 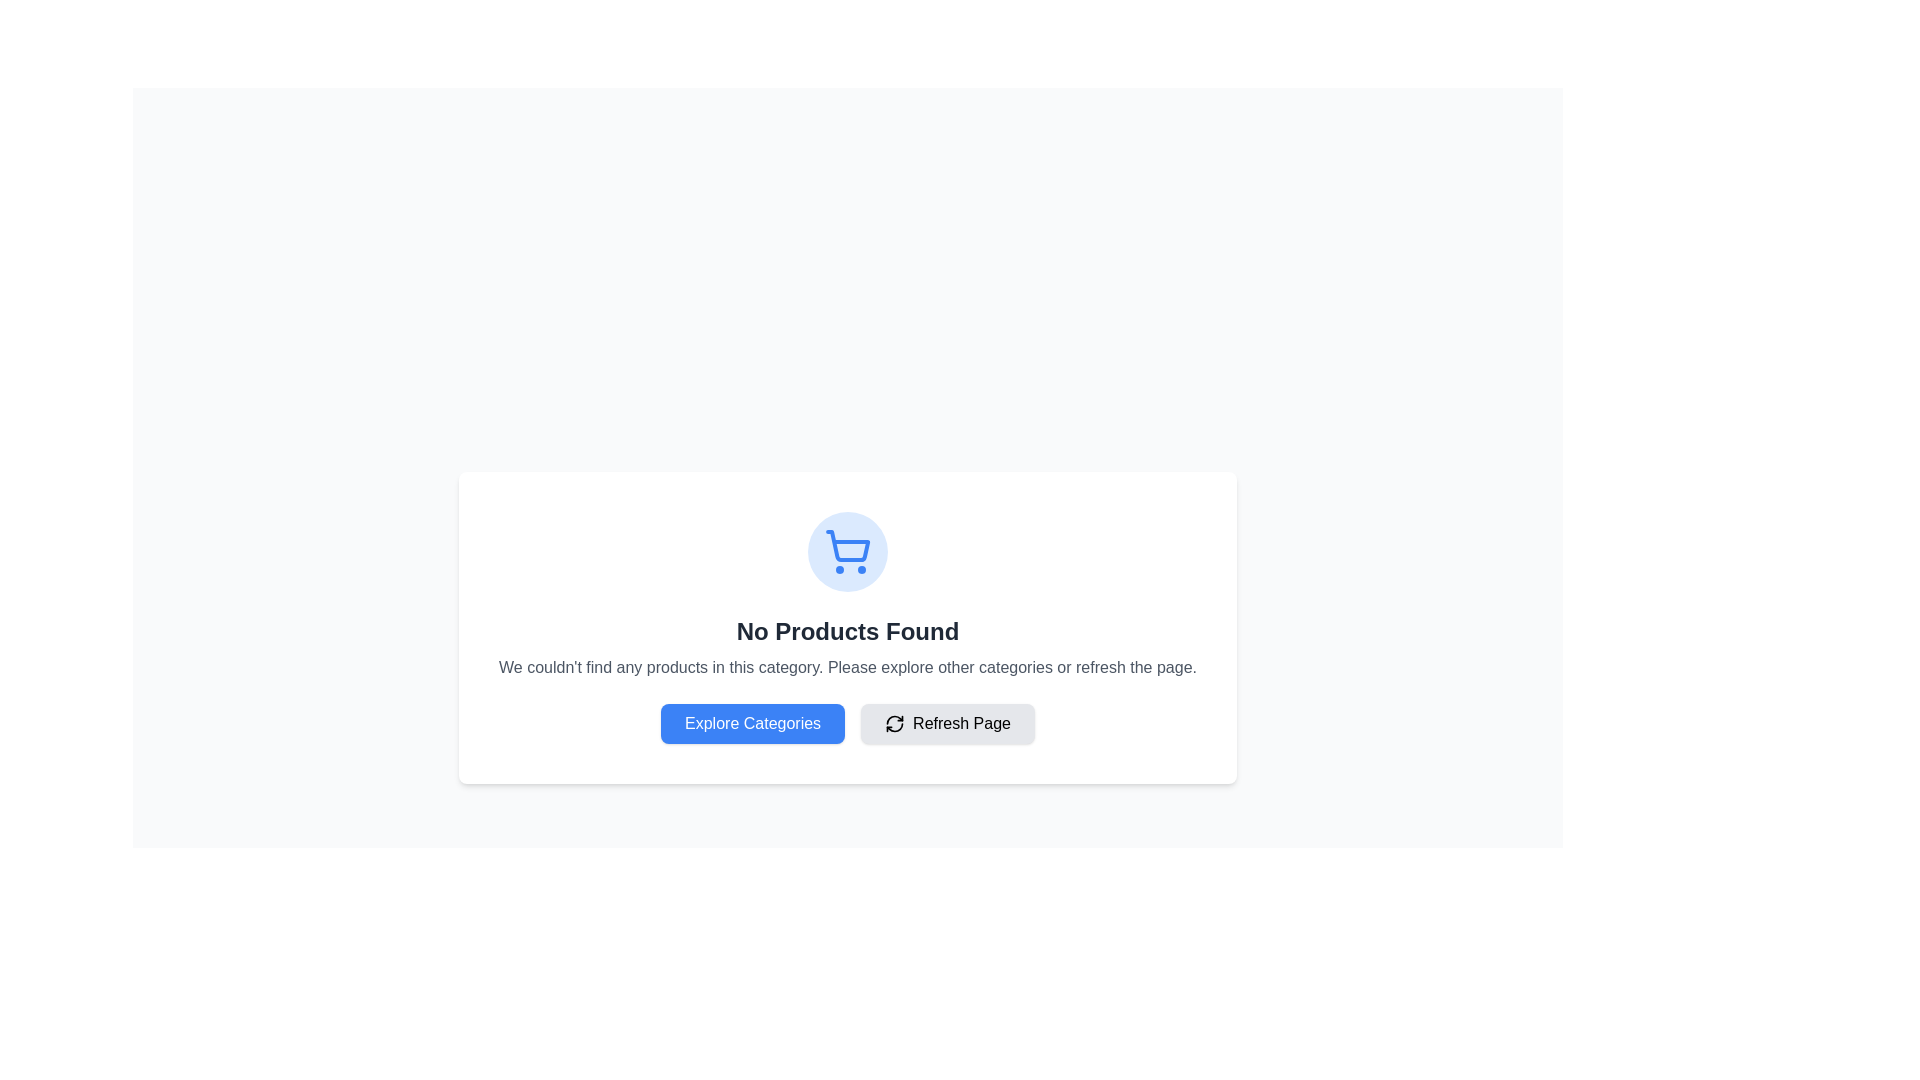 What do you see at coordinates (848, 667) in the screenshot?
I see `message indicating that no products were found, which is located directly below the header 'No Products Found' in a white card component` at bounding box center [848, 667].